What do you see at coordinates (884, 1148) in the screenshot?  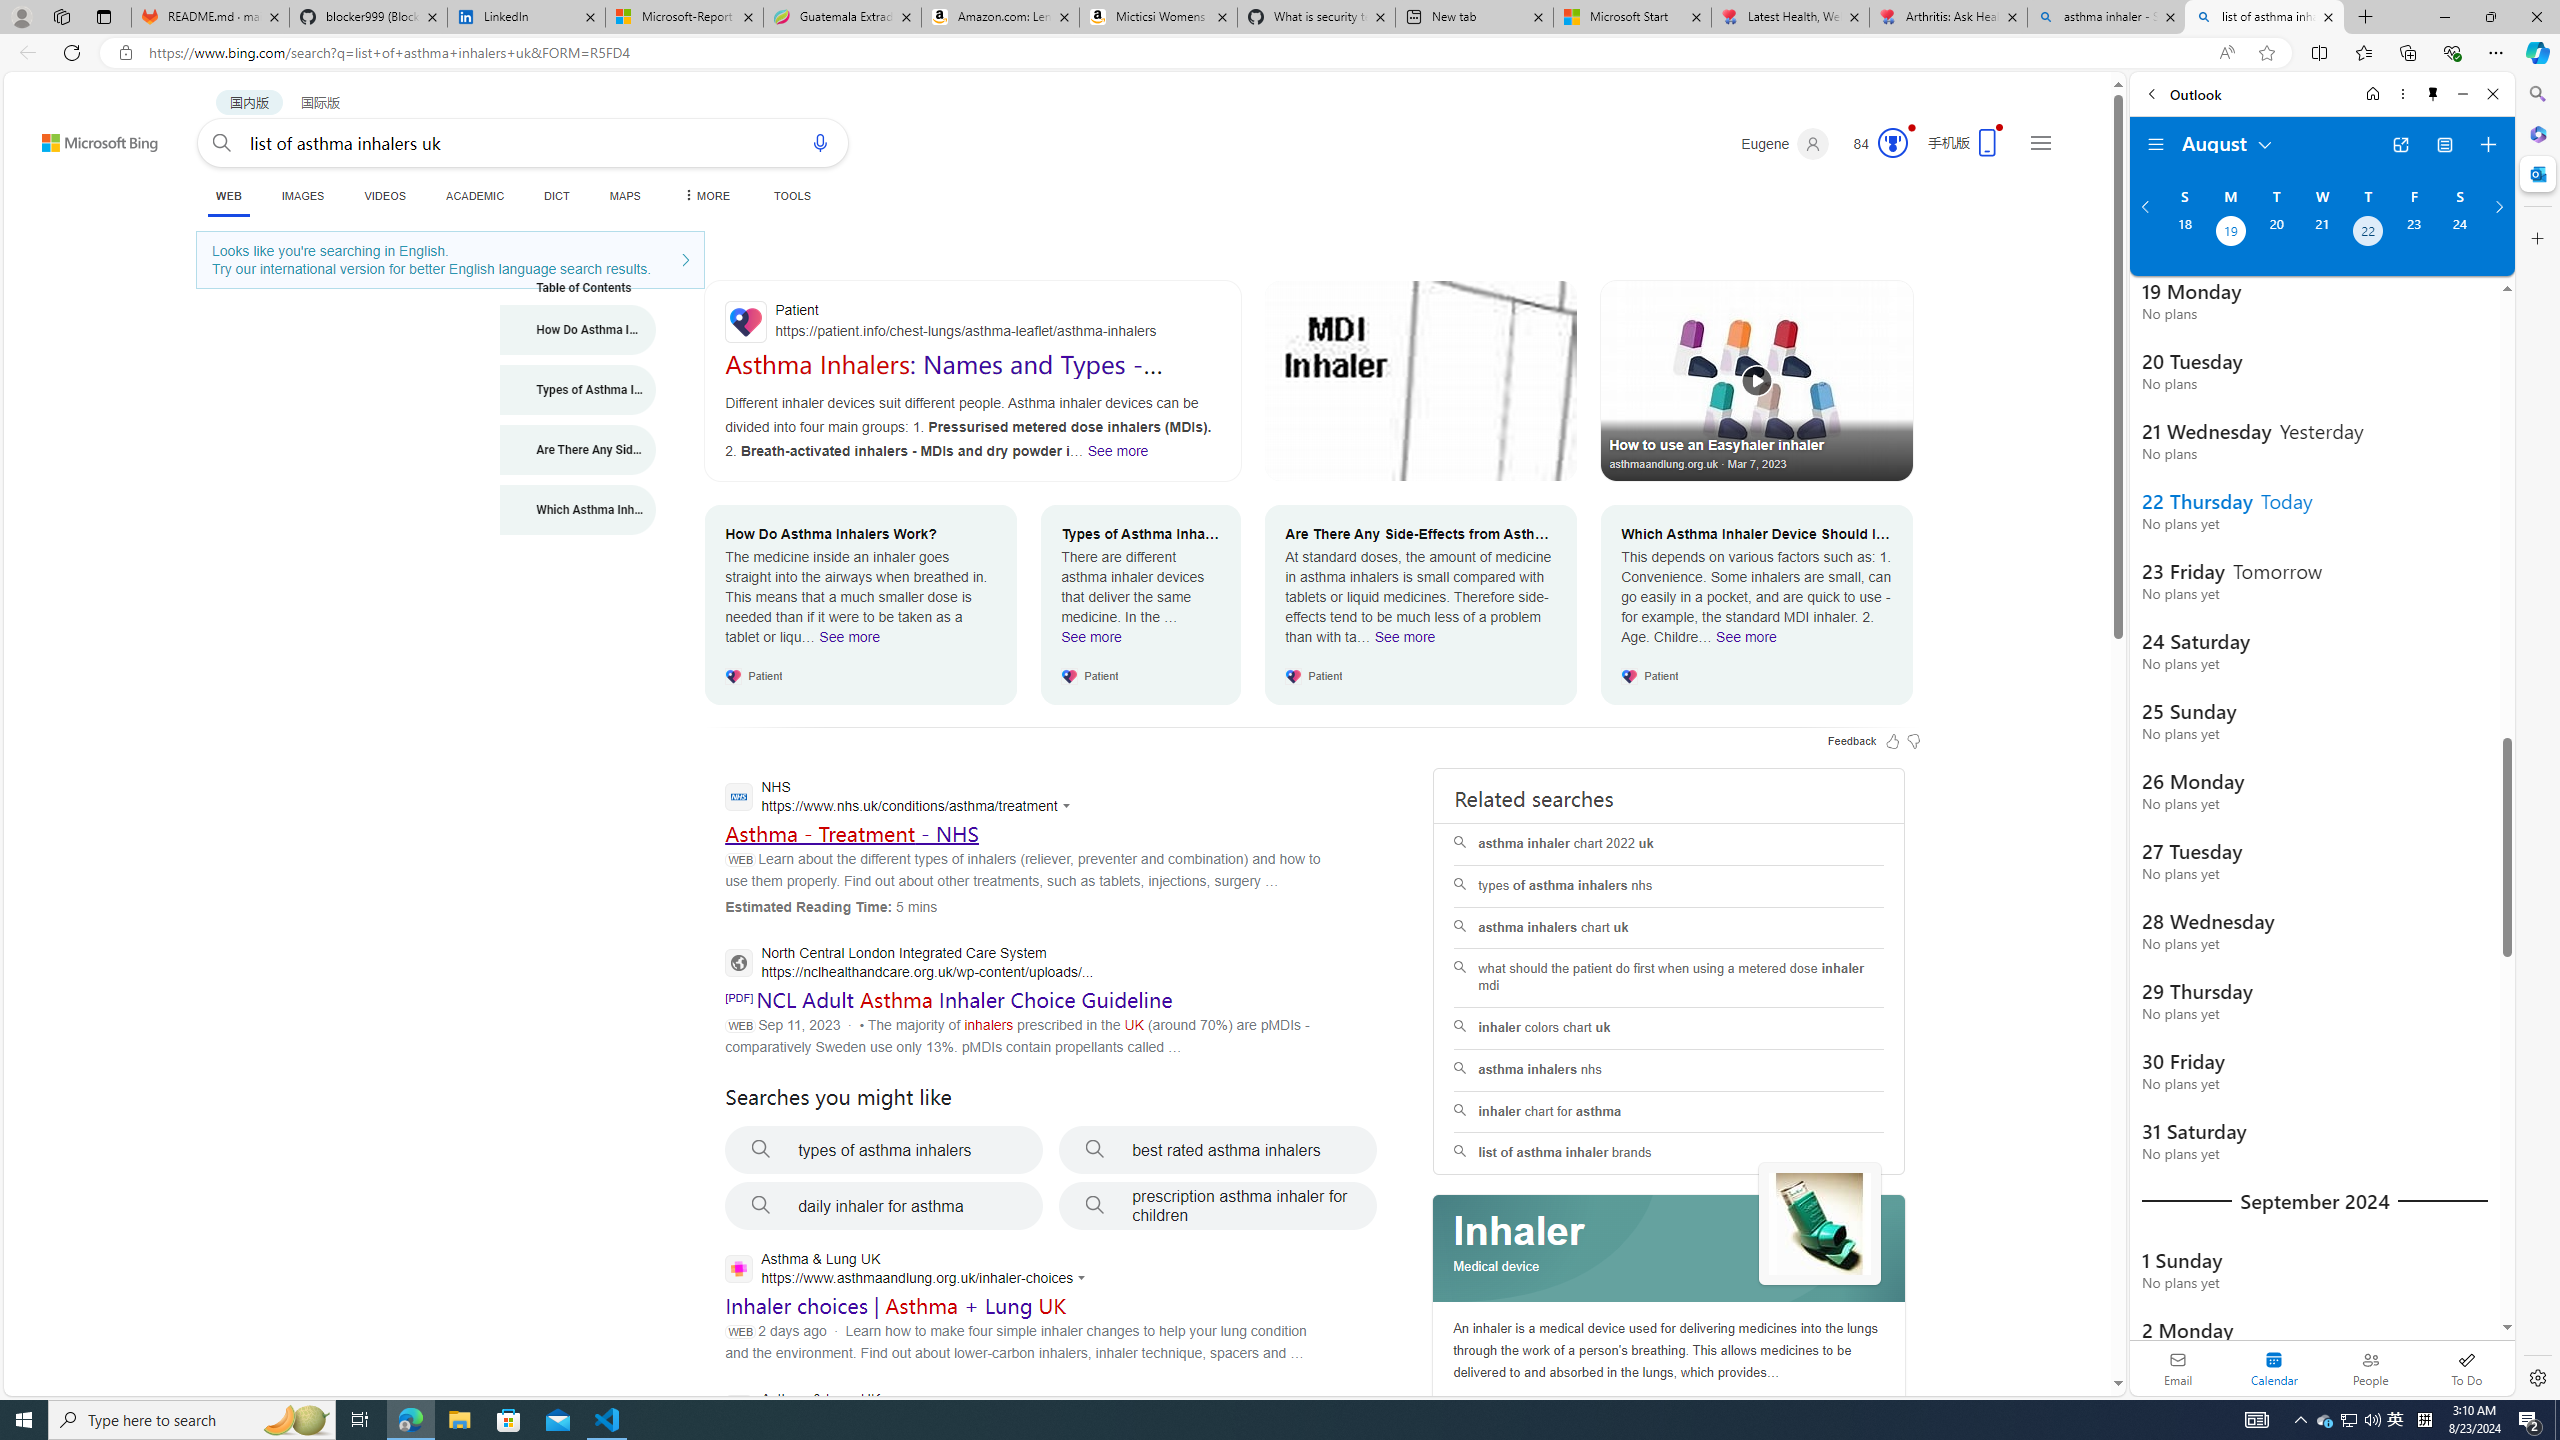 I see `'types of asthma inhalers'` at bounding box center [884, 1148].